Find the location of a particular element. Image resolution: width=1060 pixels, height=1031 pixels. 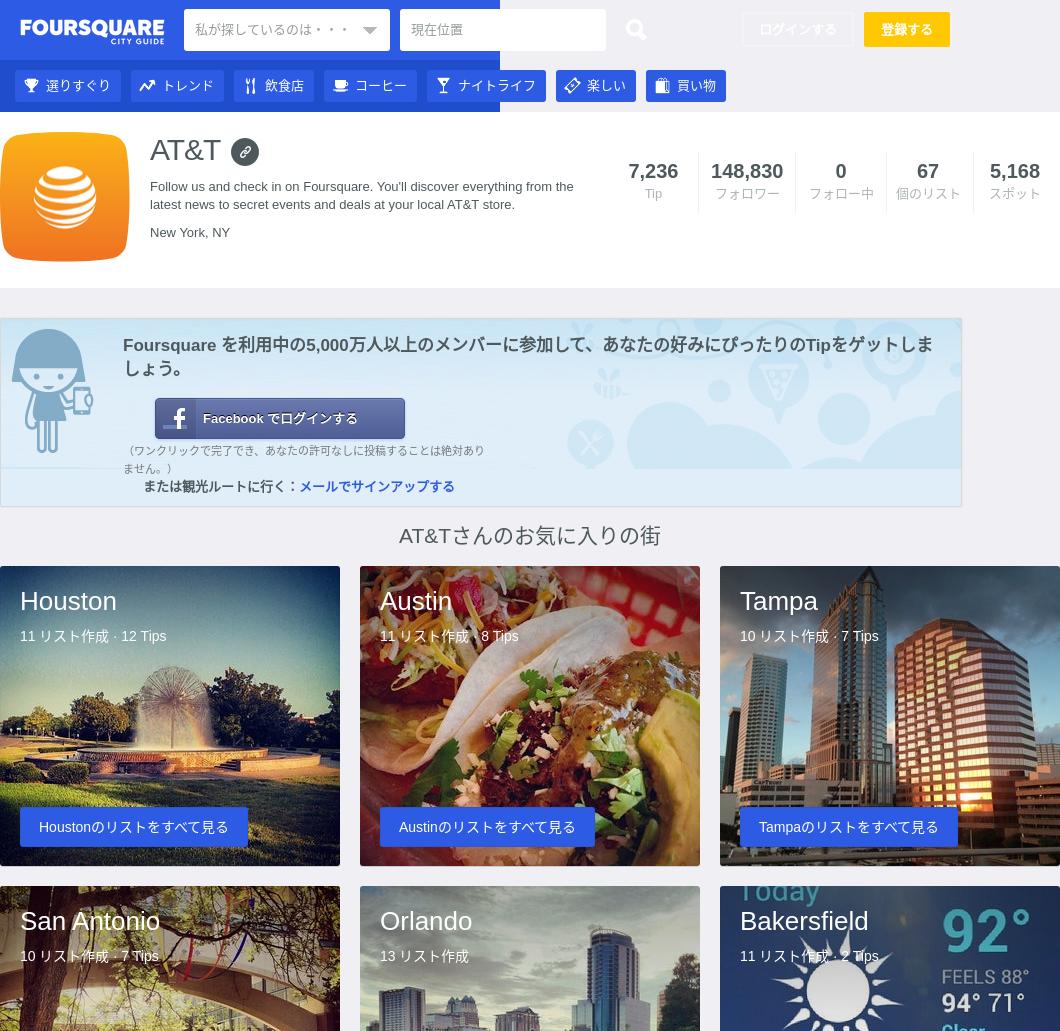

'Facebook でログインする' is located at coordinates (201, 417).